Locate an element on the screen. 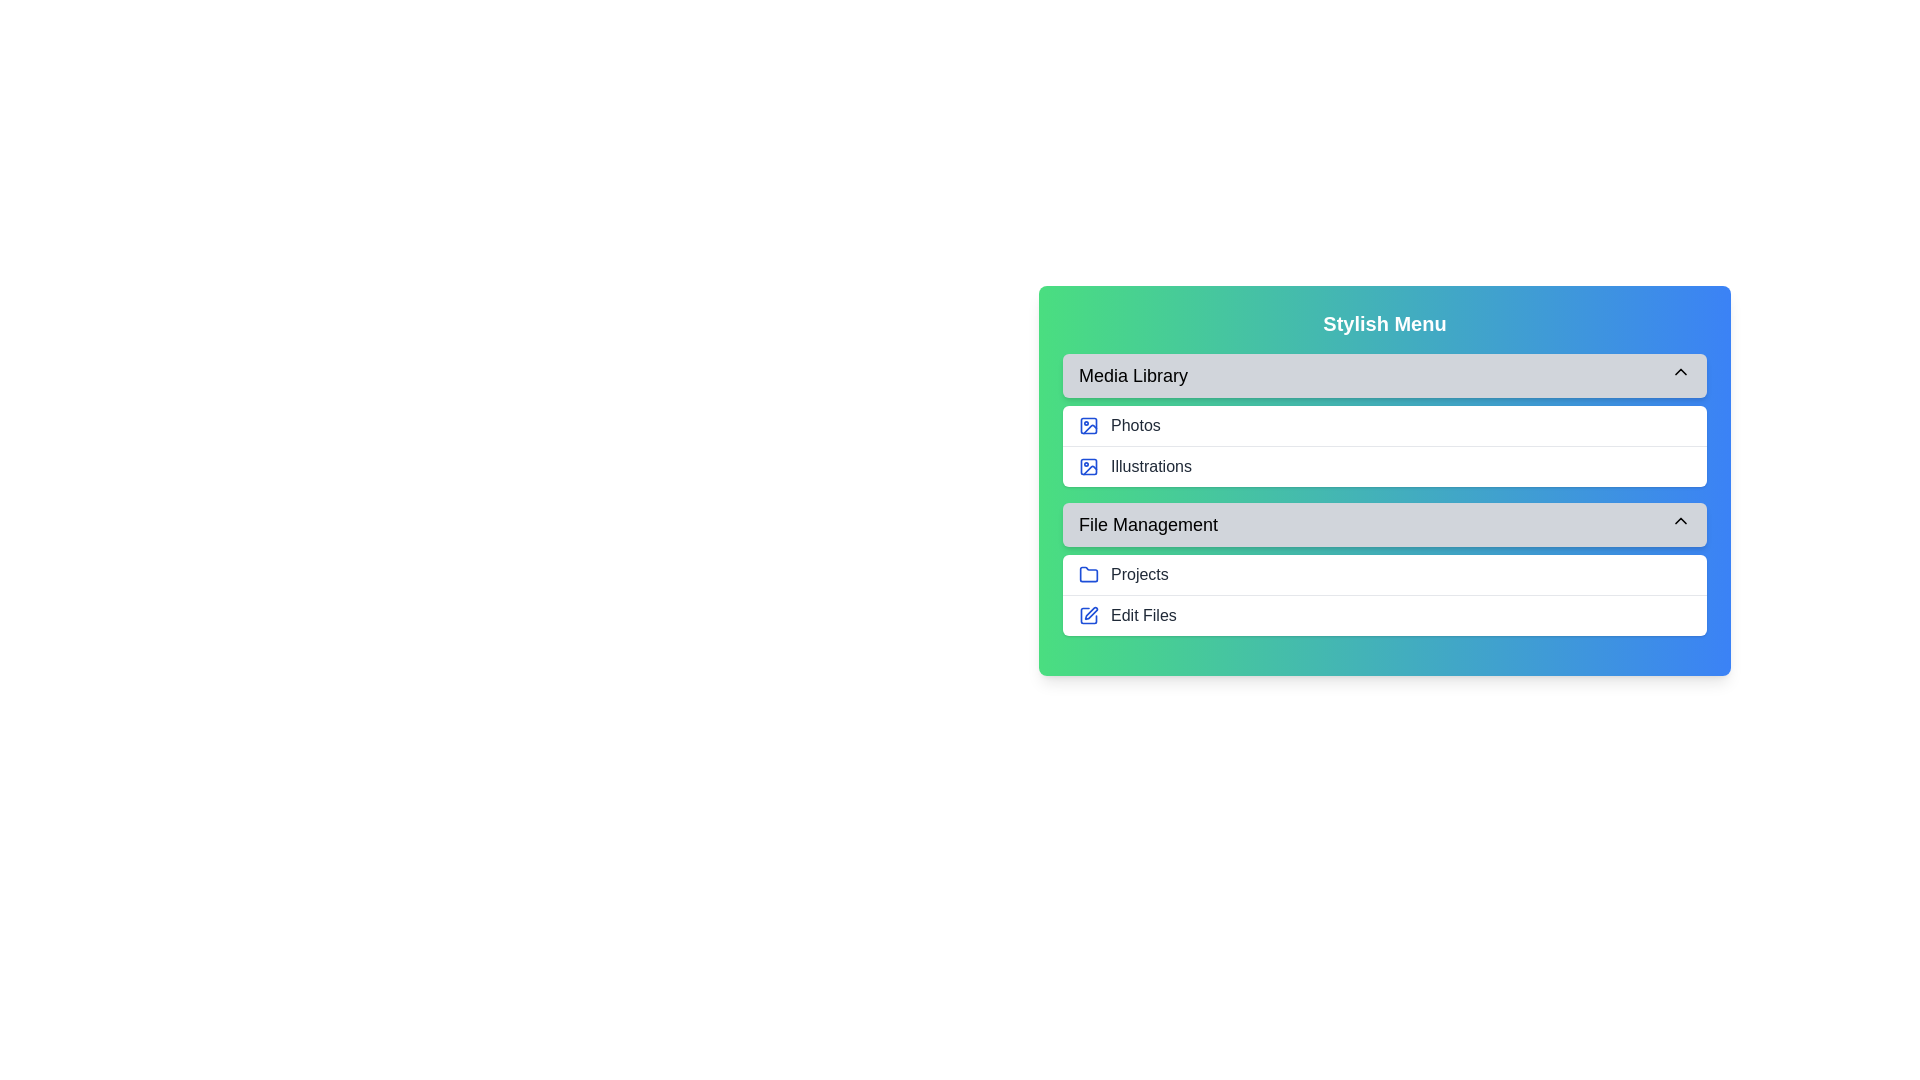 The height and width of the screenshot is (1080, 1920). the 'Illustrations' menu item, which is the second item in the vertical list of the 'Media Library' section is located at coordinates (1384, 466).